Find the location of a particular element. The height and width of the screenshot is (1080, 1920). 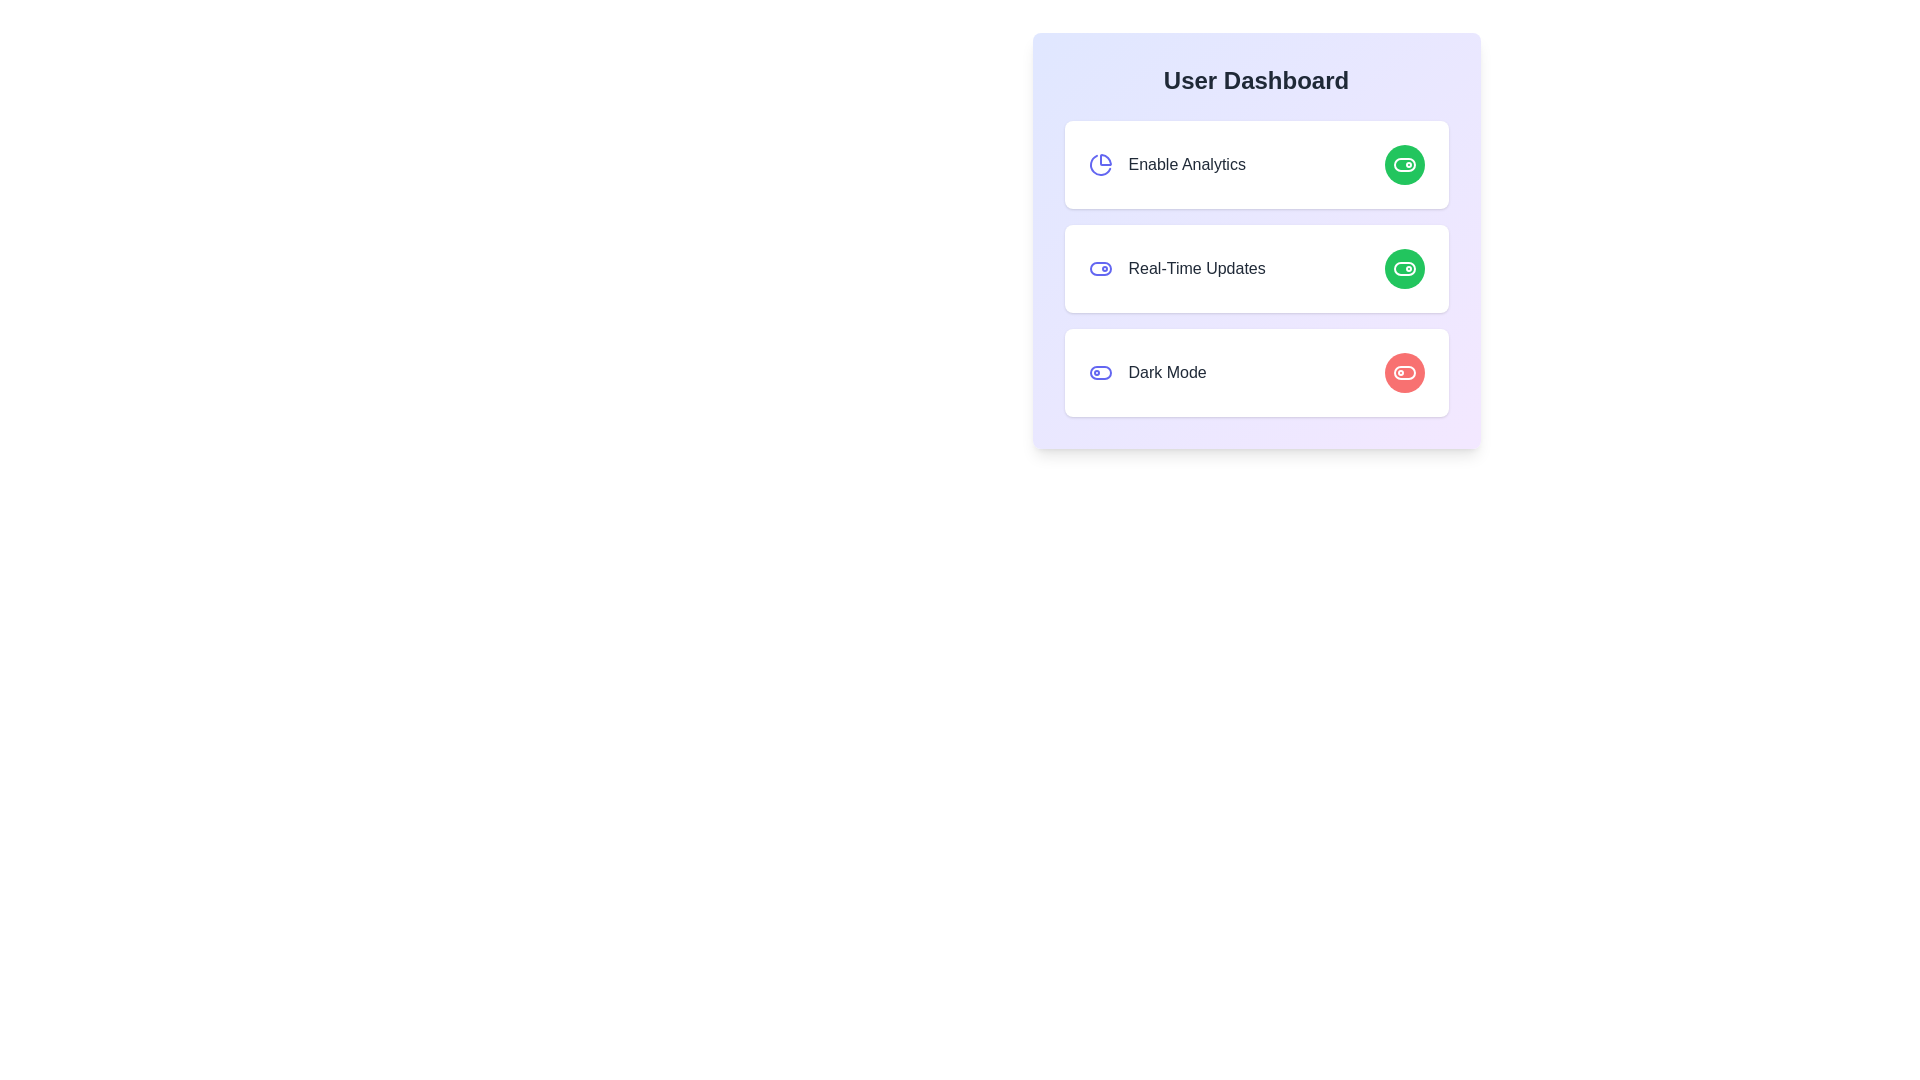

the toggle switch for accessibility navigation is located at coordinates (1099, 373).